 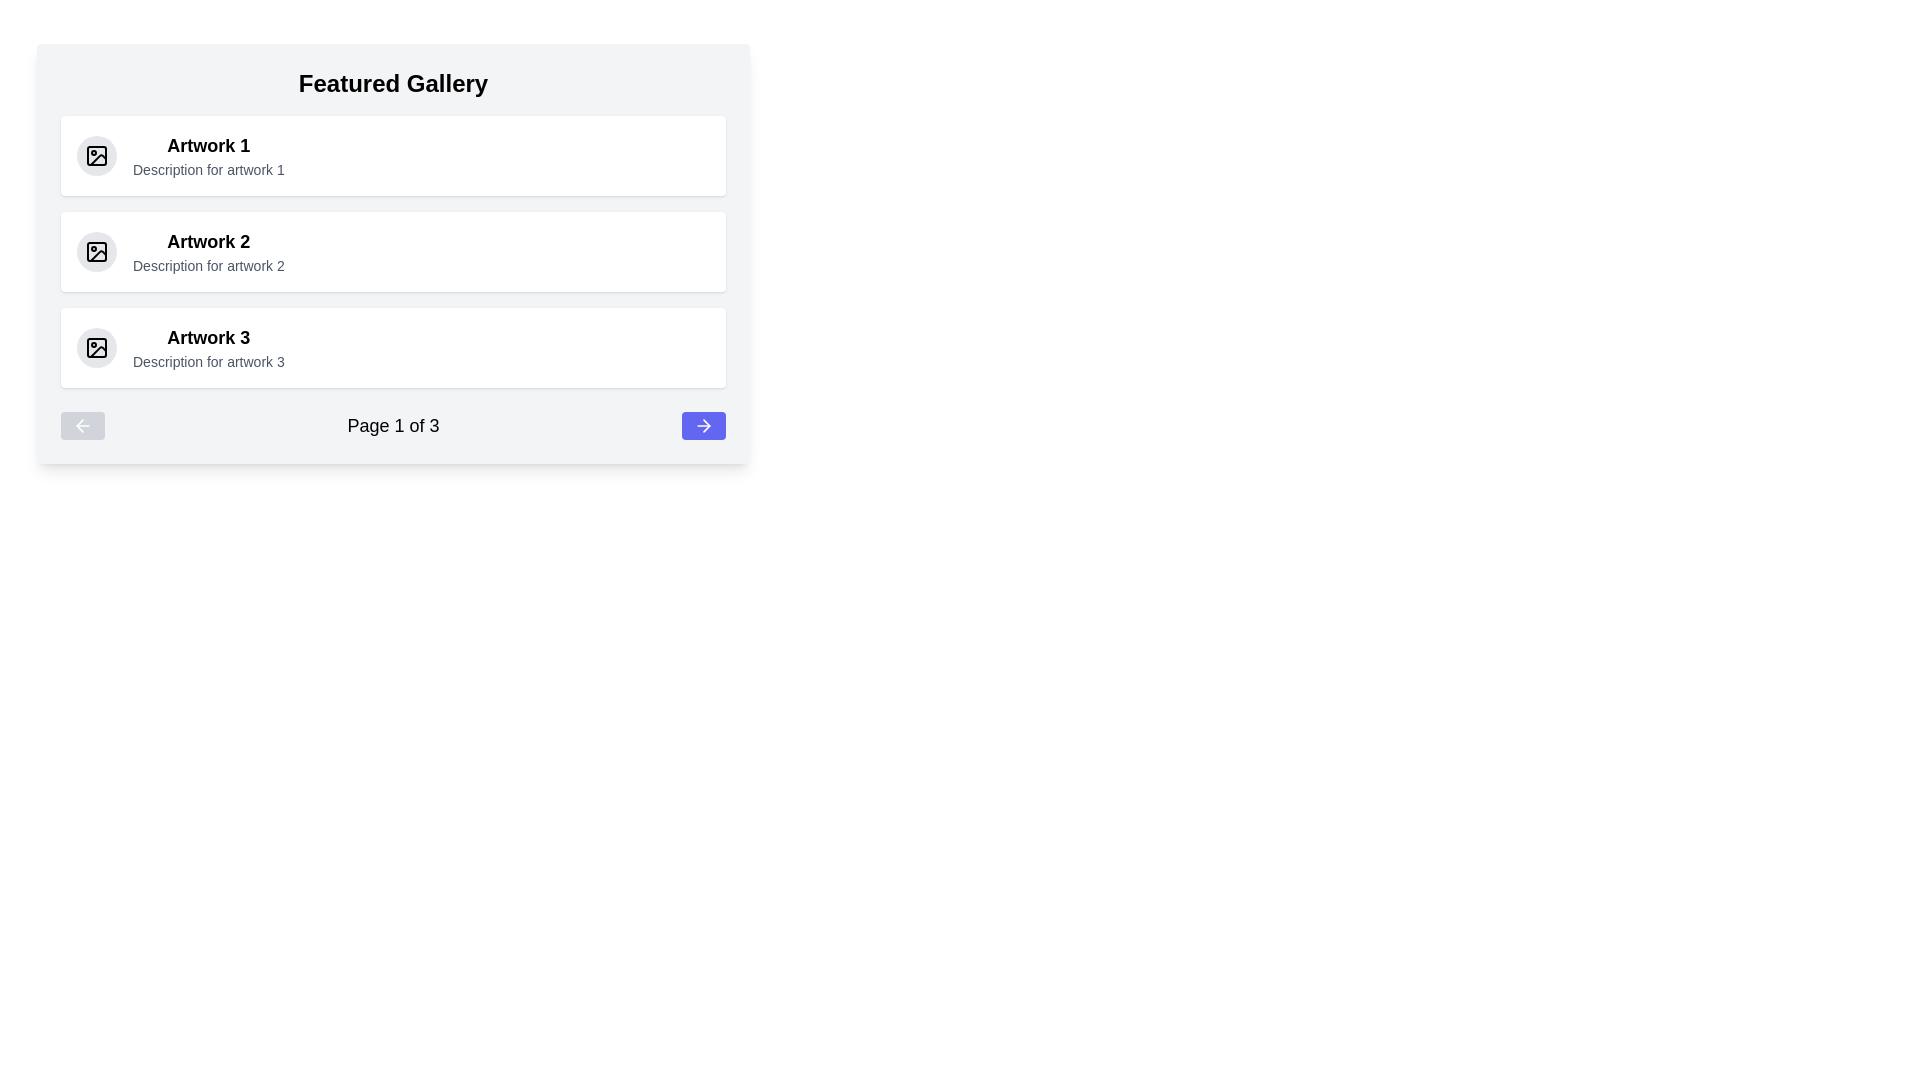 What do you see at coordinates (208, 154) in the screenshot?
I see `the text display block containing the bold header 'Artwork 1' and the subtitle 'Description for artwork 1', which is part of the featured artworks list under 'Featured Gallery'` at bounding box center [208, 154].